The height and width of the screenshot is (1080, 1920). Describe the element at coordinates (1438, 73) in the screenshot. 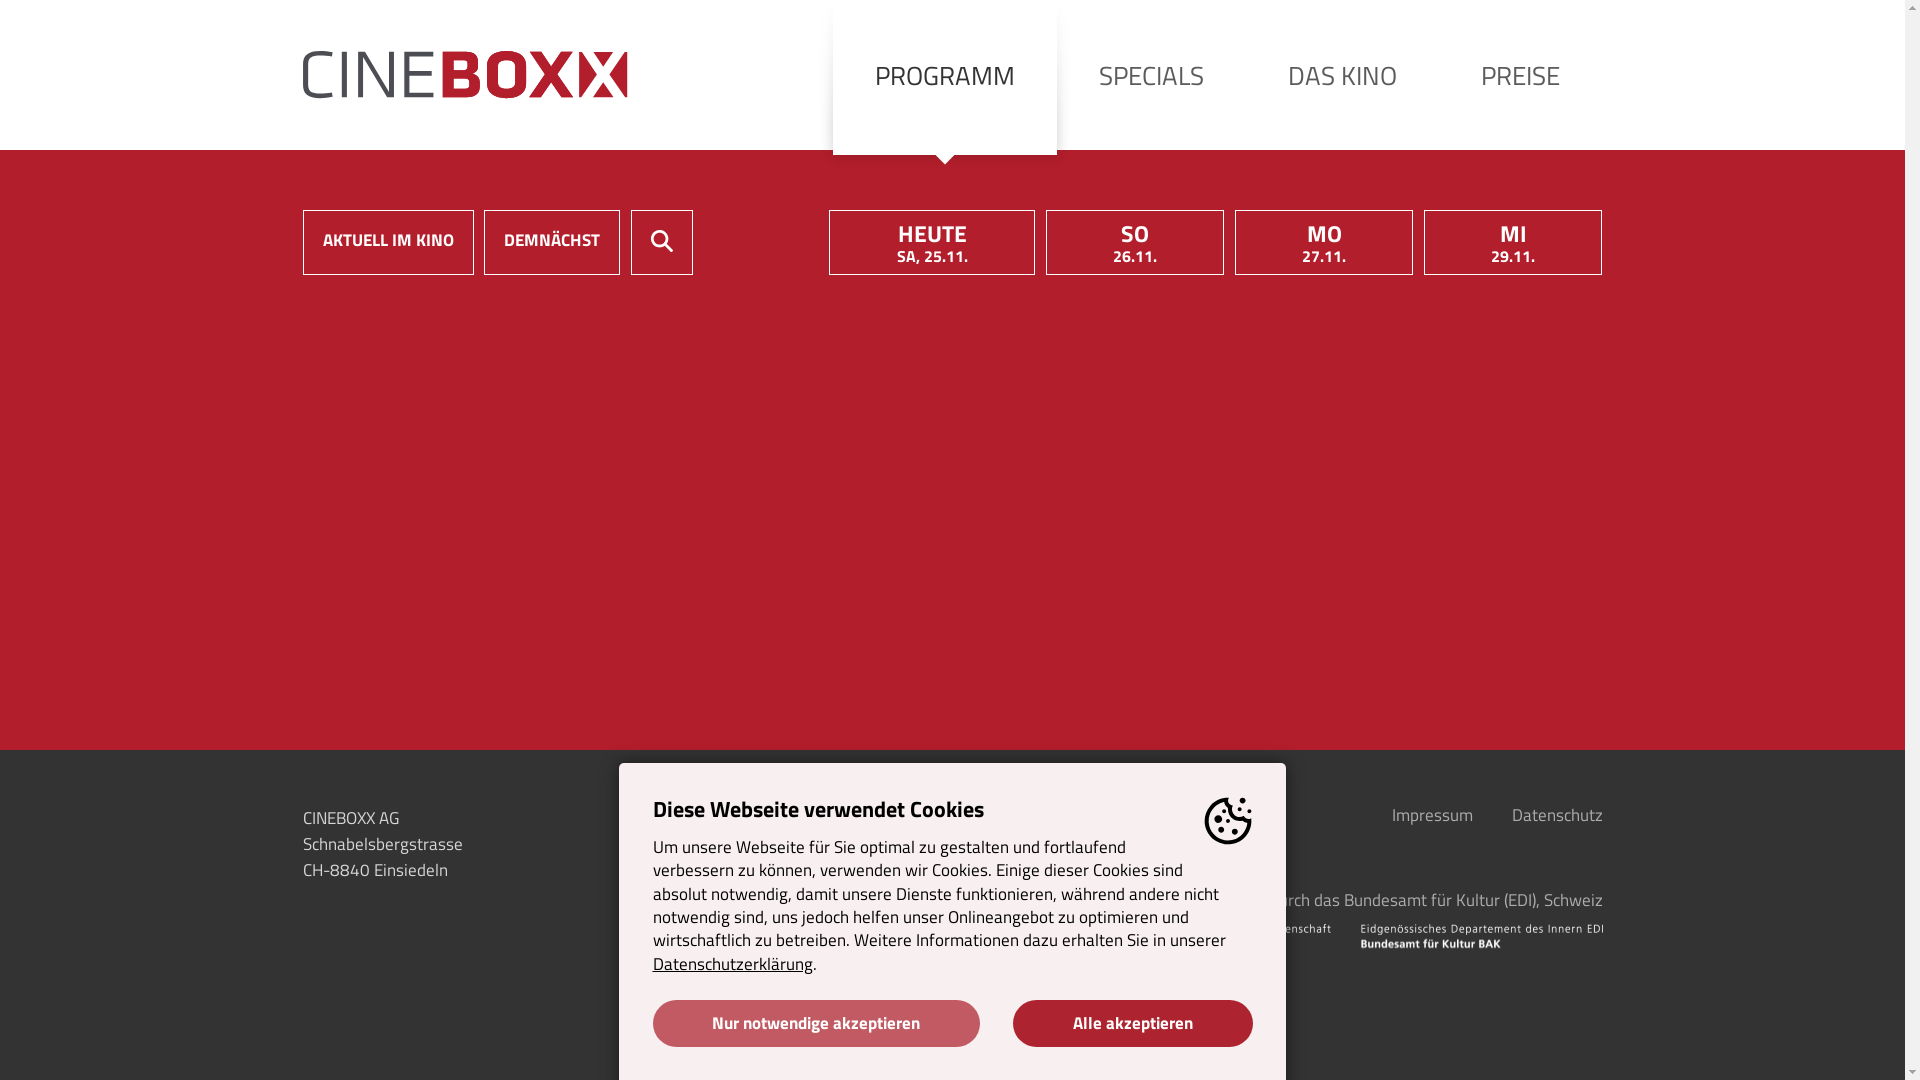

I see `'PREISE'` at that location.